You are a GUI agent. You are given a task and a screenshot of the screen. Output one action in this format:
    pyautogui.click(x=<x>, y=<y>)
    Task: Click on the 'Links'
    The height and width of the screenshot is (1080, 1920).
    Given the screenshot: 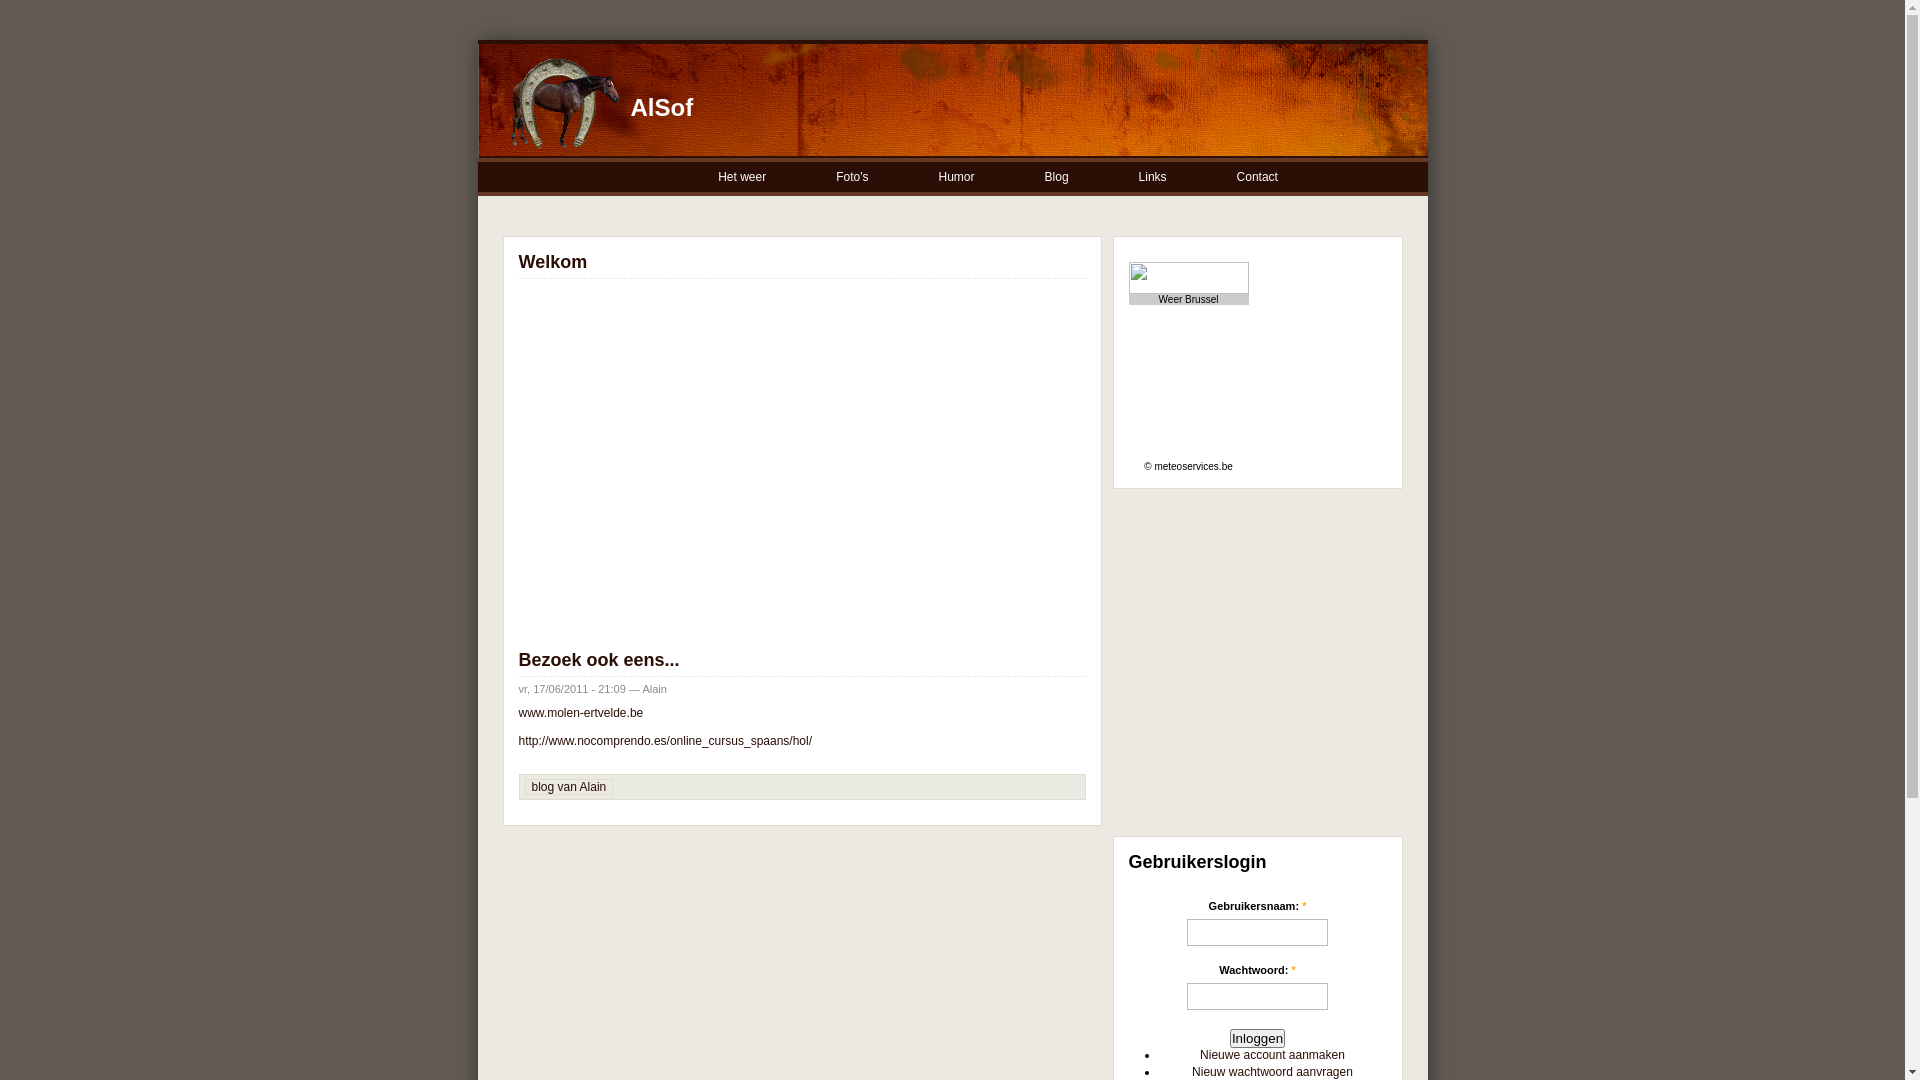 What is the action you would take?
    pyautogui.click(x=1153, y=176)
    